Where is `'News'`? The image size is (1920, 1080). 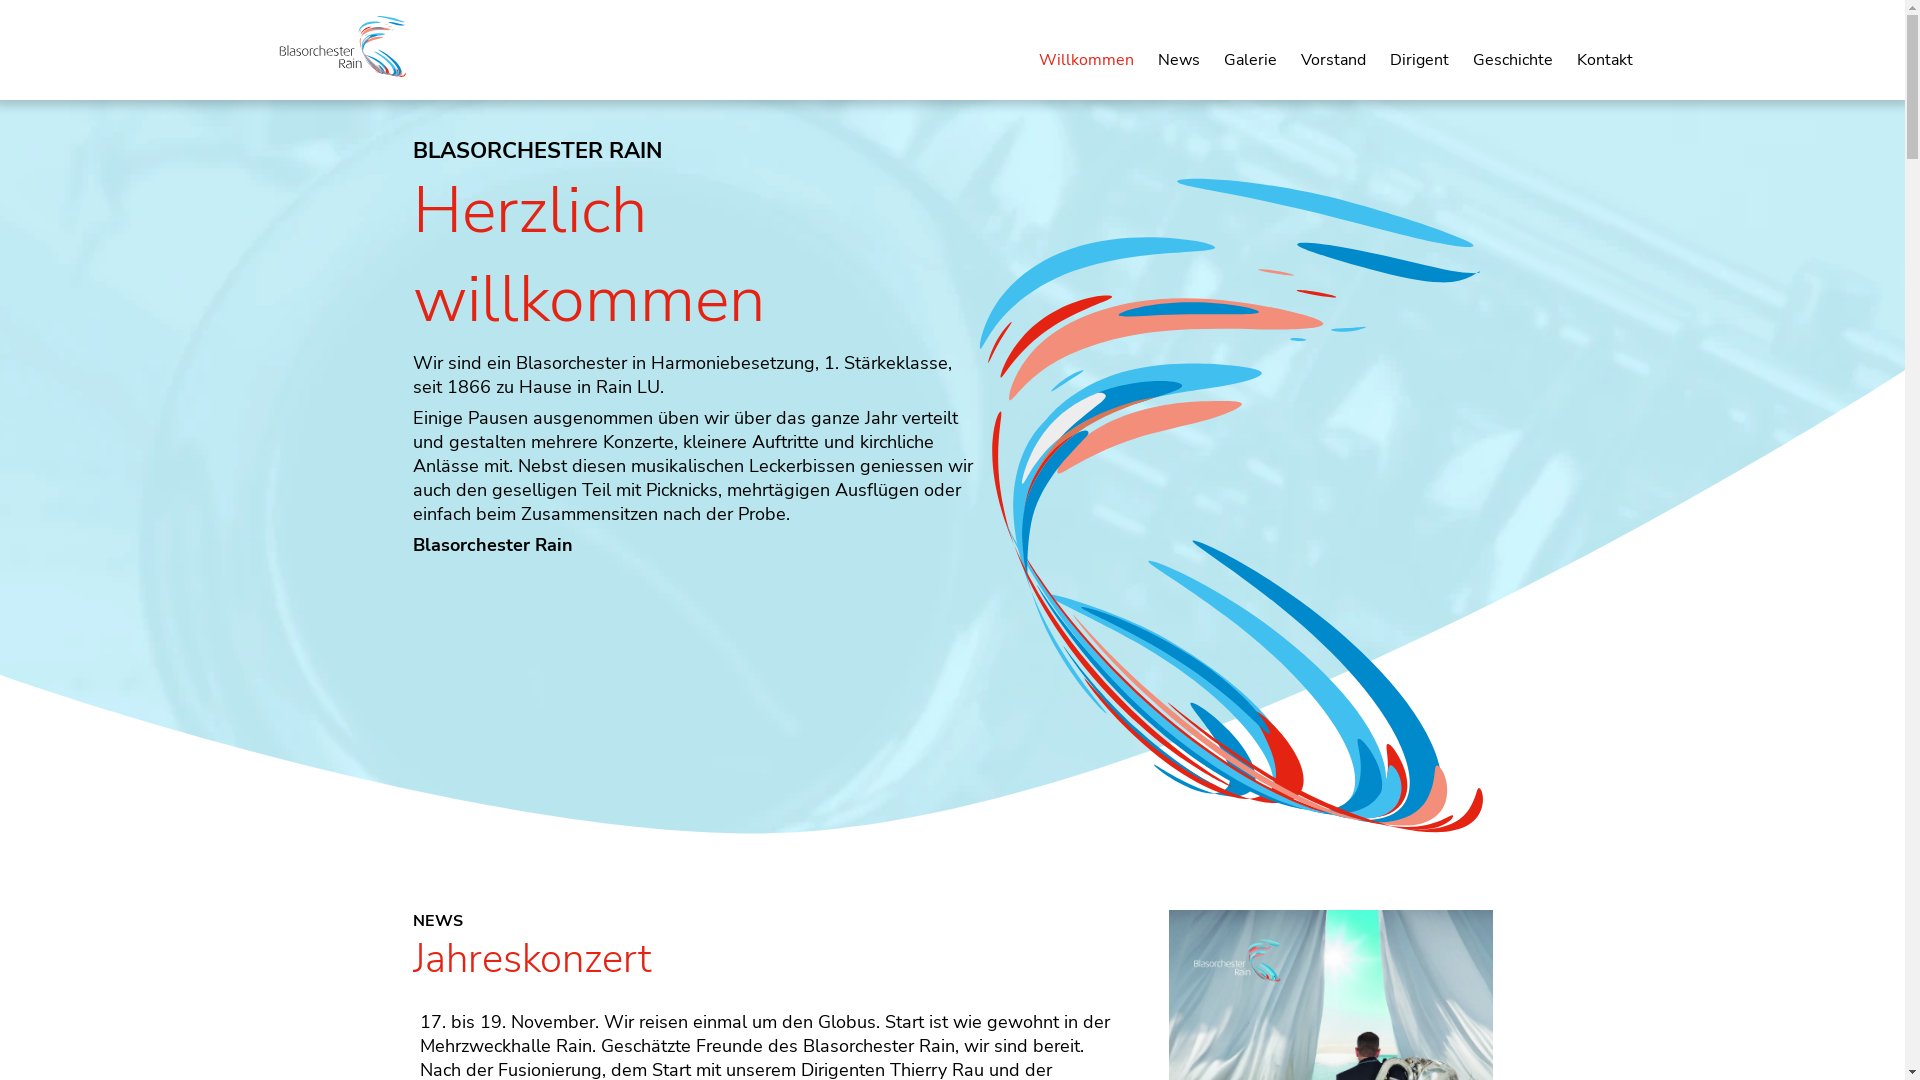 'News' is located at coordinates (1179, 59).